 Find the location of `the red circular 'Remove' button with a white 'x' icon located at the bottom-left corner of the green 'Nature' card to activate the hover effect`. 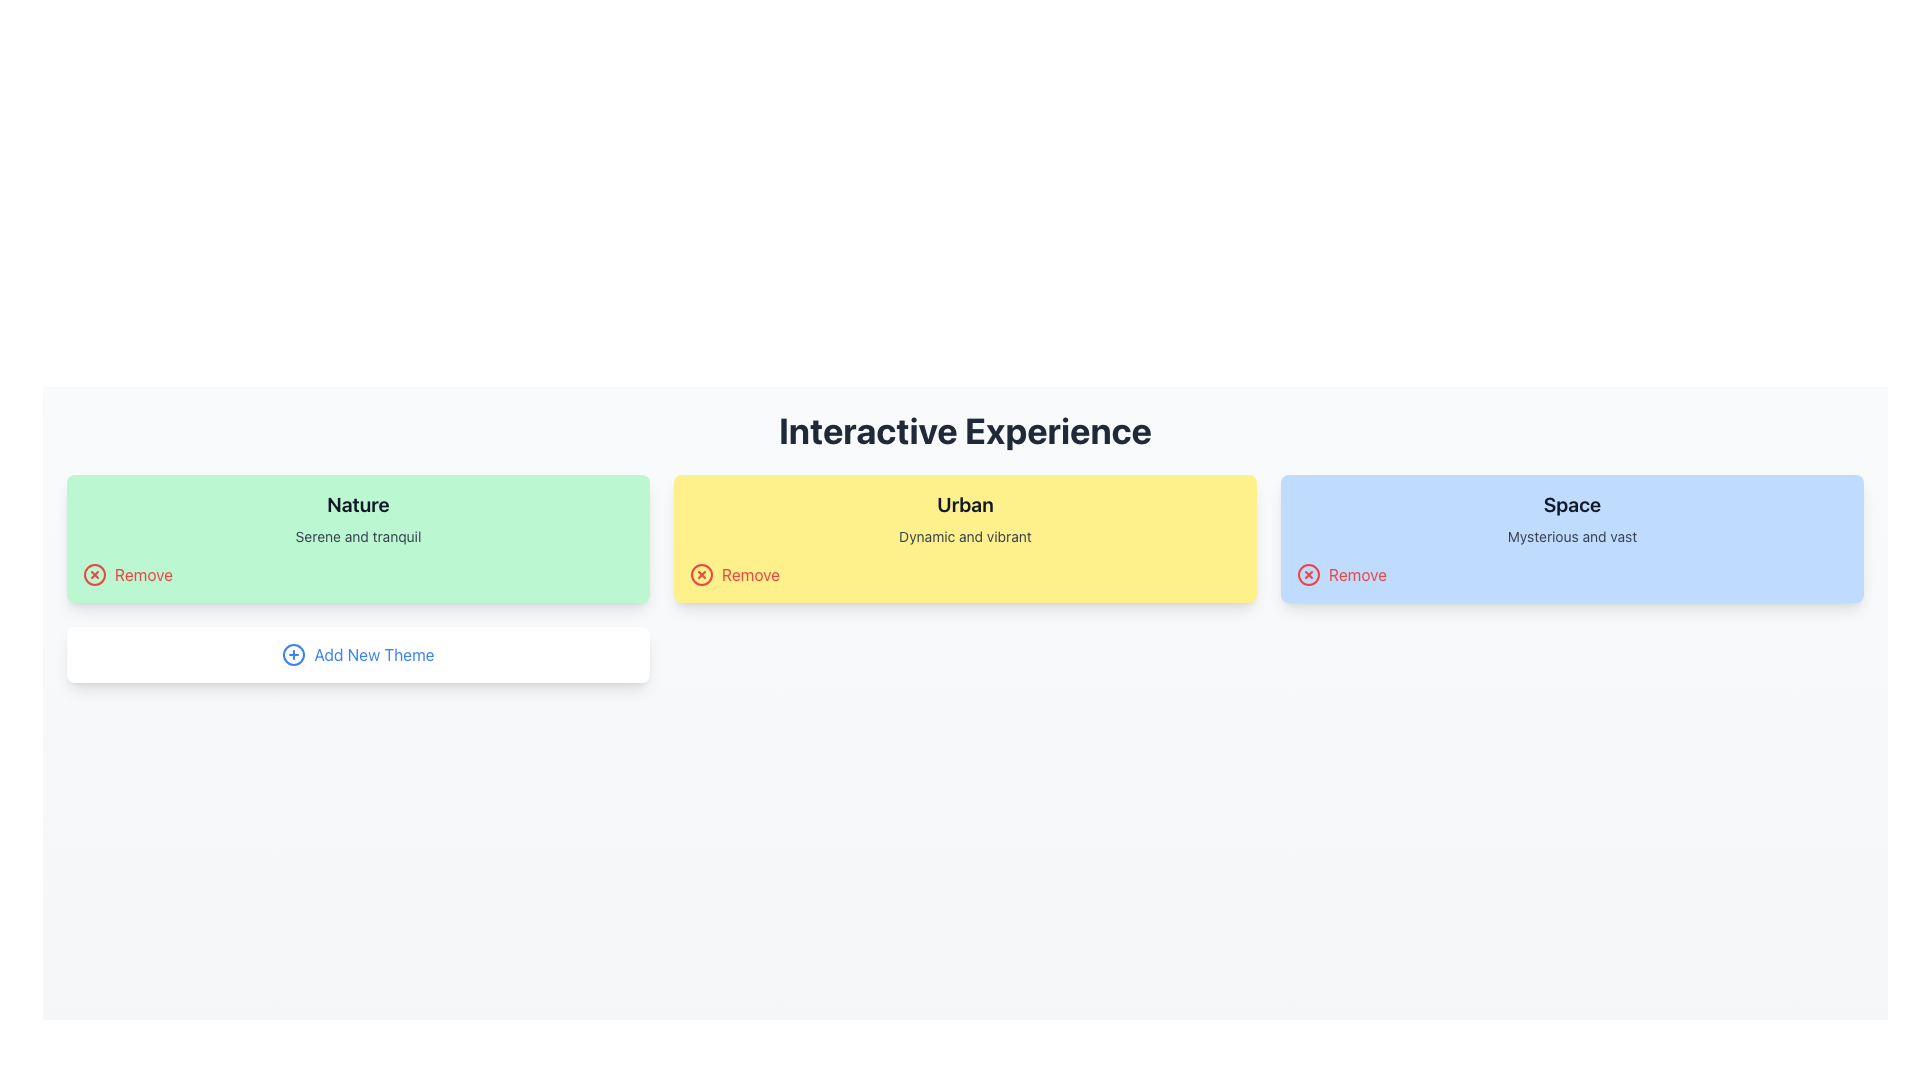

the red circular 'Remove' button with a white 'x' icon located at the bottom-left corner of the green 'Nature' card to activate the hover effect is located at coordinates (127, 574).